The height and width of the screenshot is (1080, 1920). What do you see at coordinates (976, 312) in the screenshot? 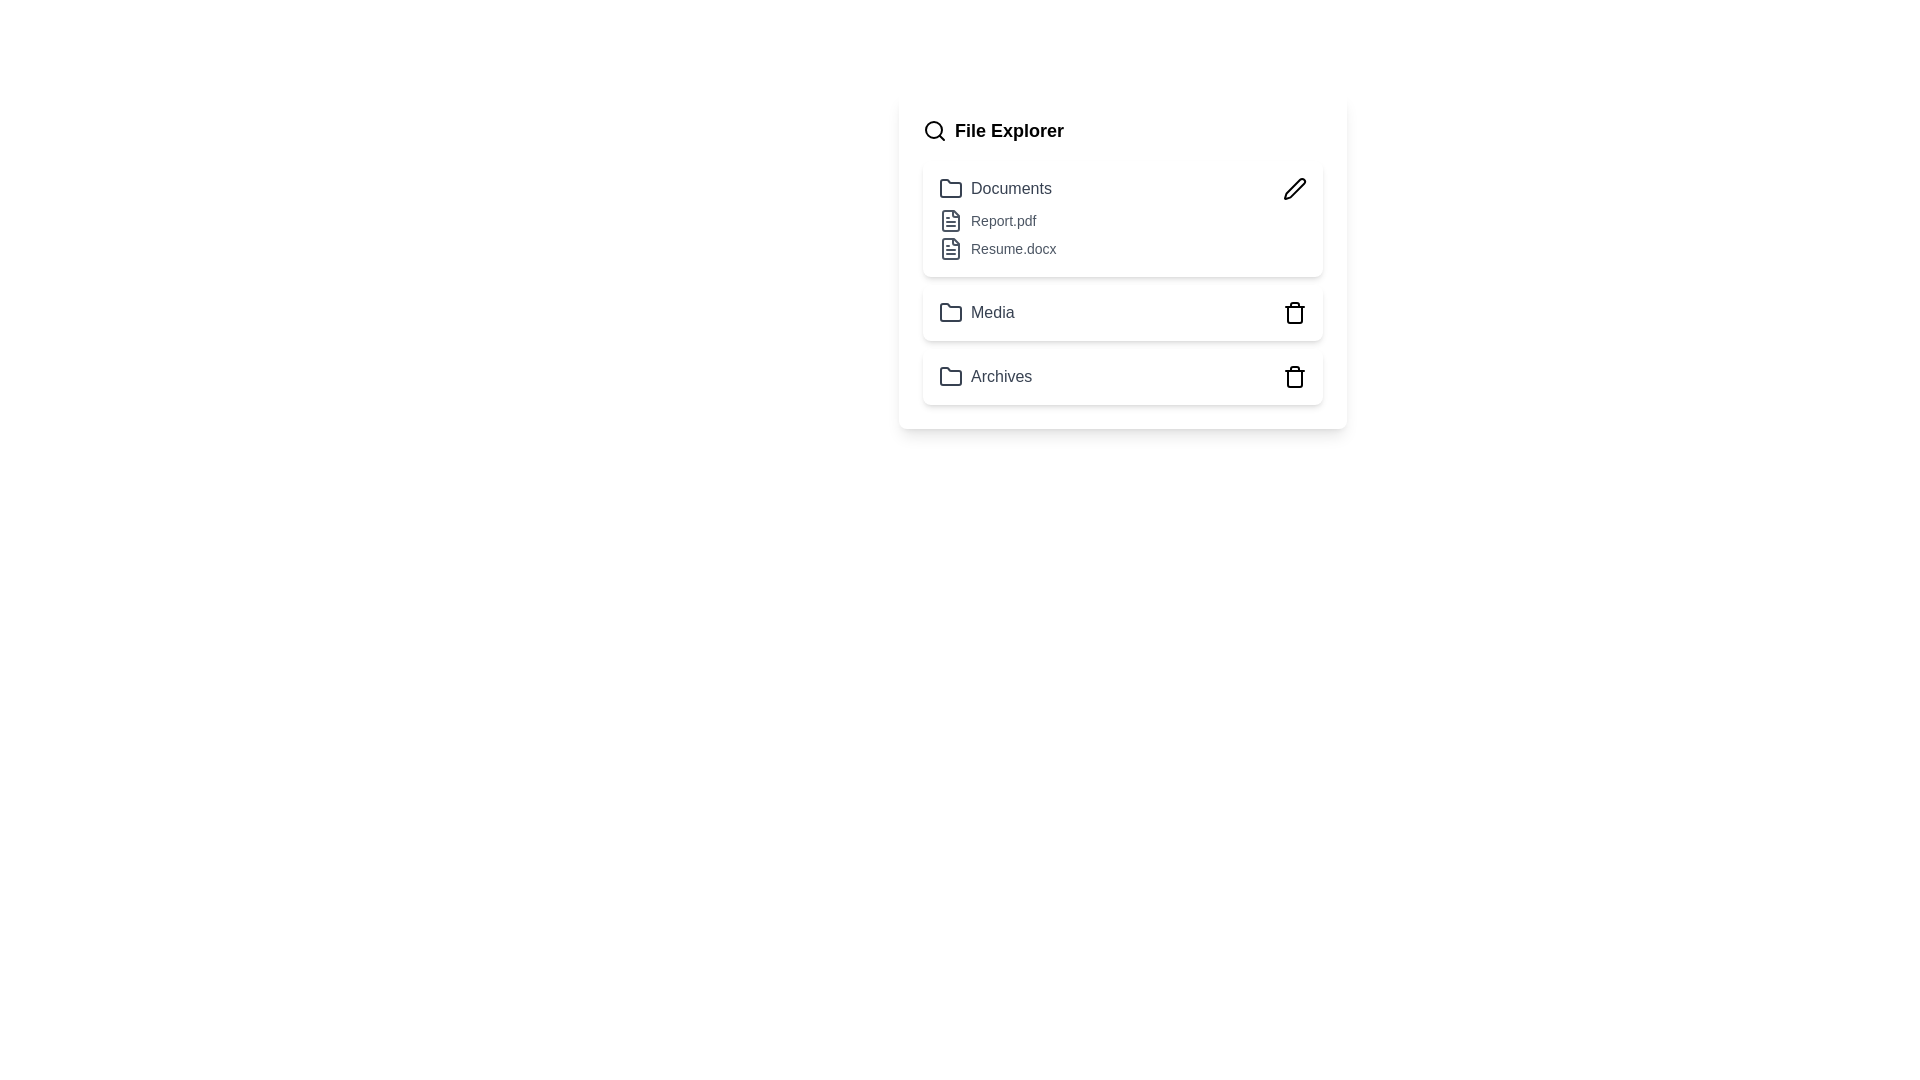
I see `the 'Media' text label, which is styled in medium-weight gray font and represents a media-related folder` at bounding box center [976, 312].